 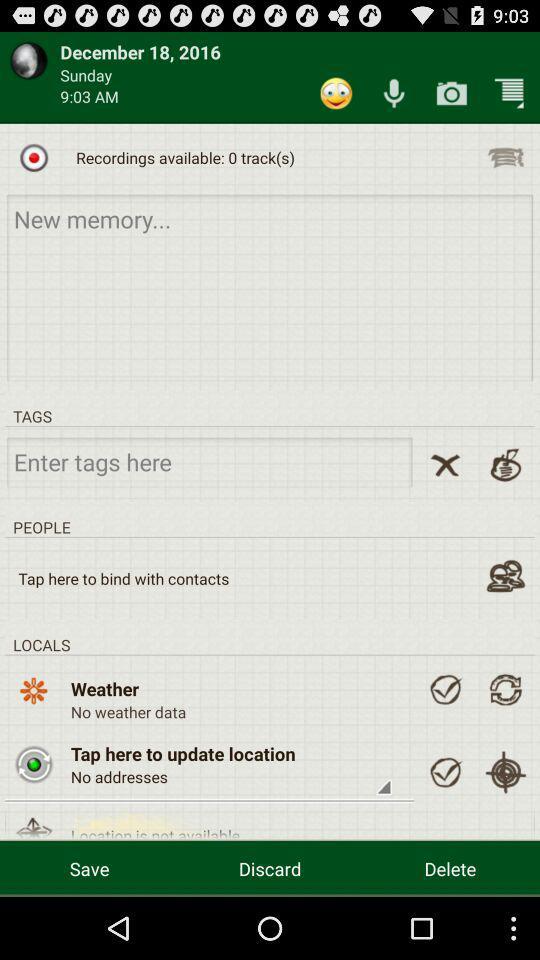 I want to click on write memories, so click(x=270, y=286).